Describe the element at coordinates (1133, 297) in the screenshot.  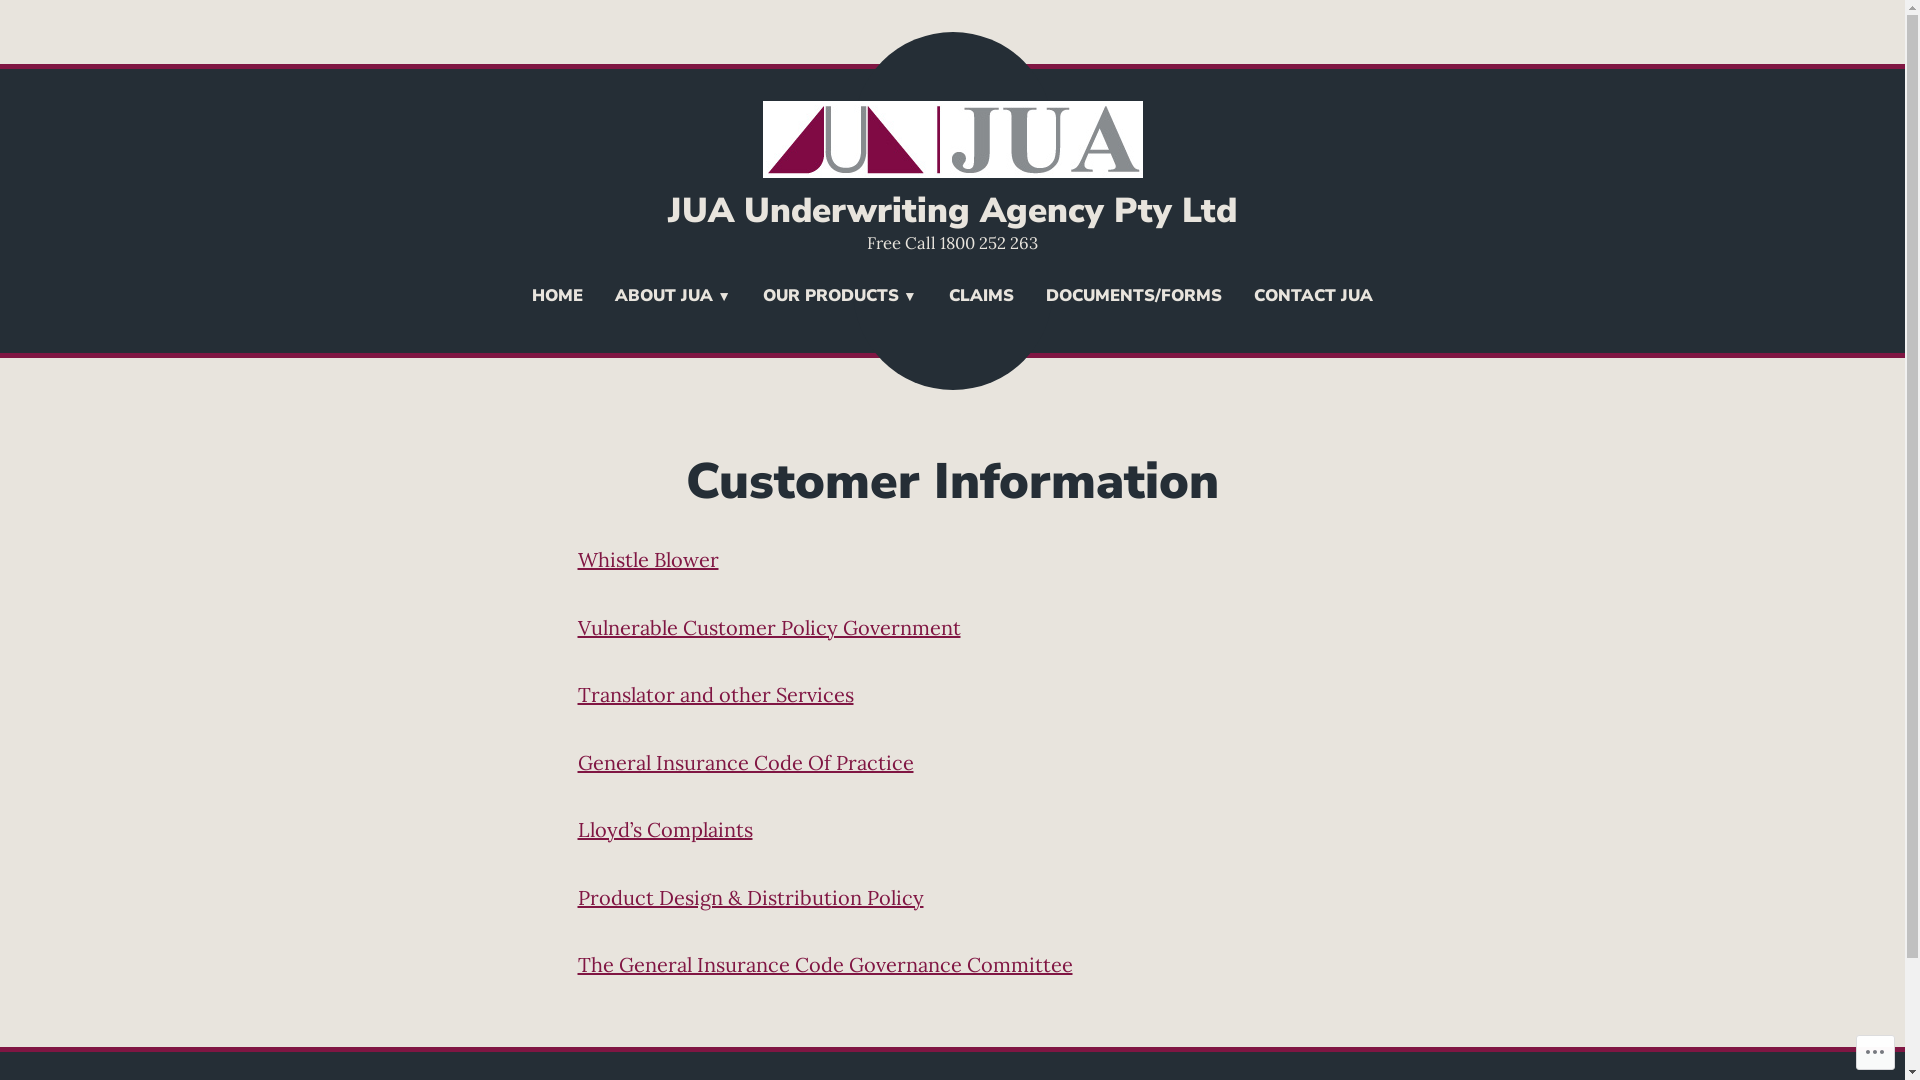
I see `'DOCUMENTS/FORMS'` at that location.